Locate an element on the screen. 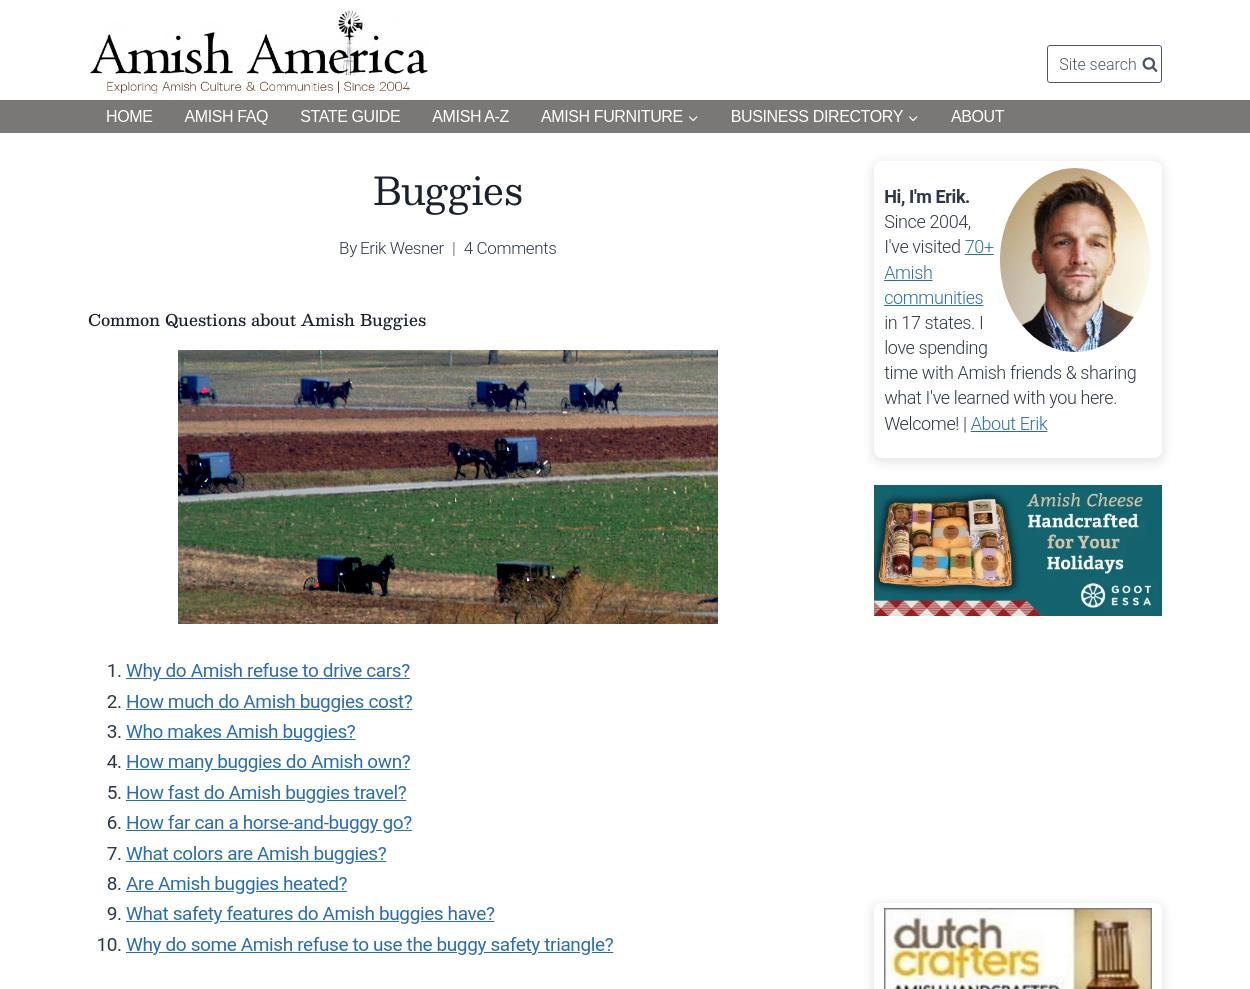 Image resolution: width=1250 pixels, height=989 pixels. 'How fast do Amish buggies travel?' is located at coordinates (126, 790).